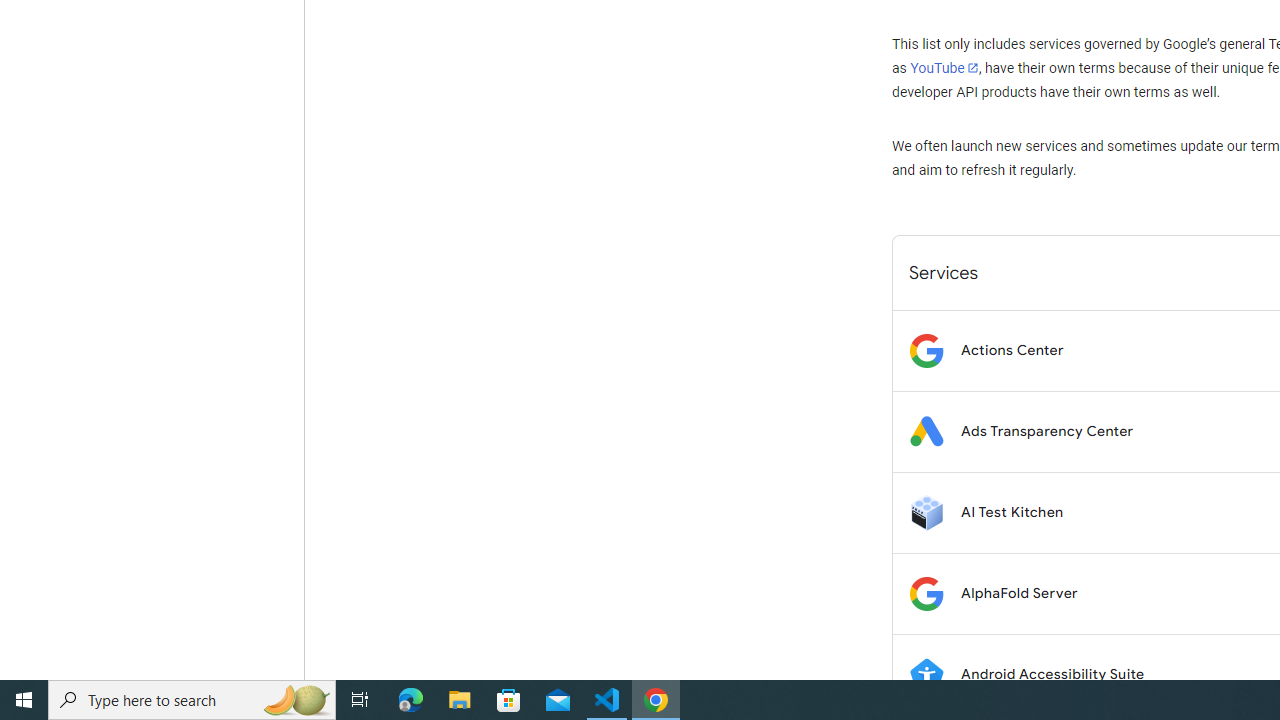  I want to click on 'Logo for Actions Center', so click(925, 349).